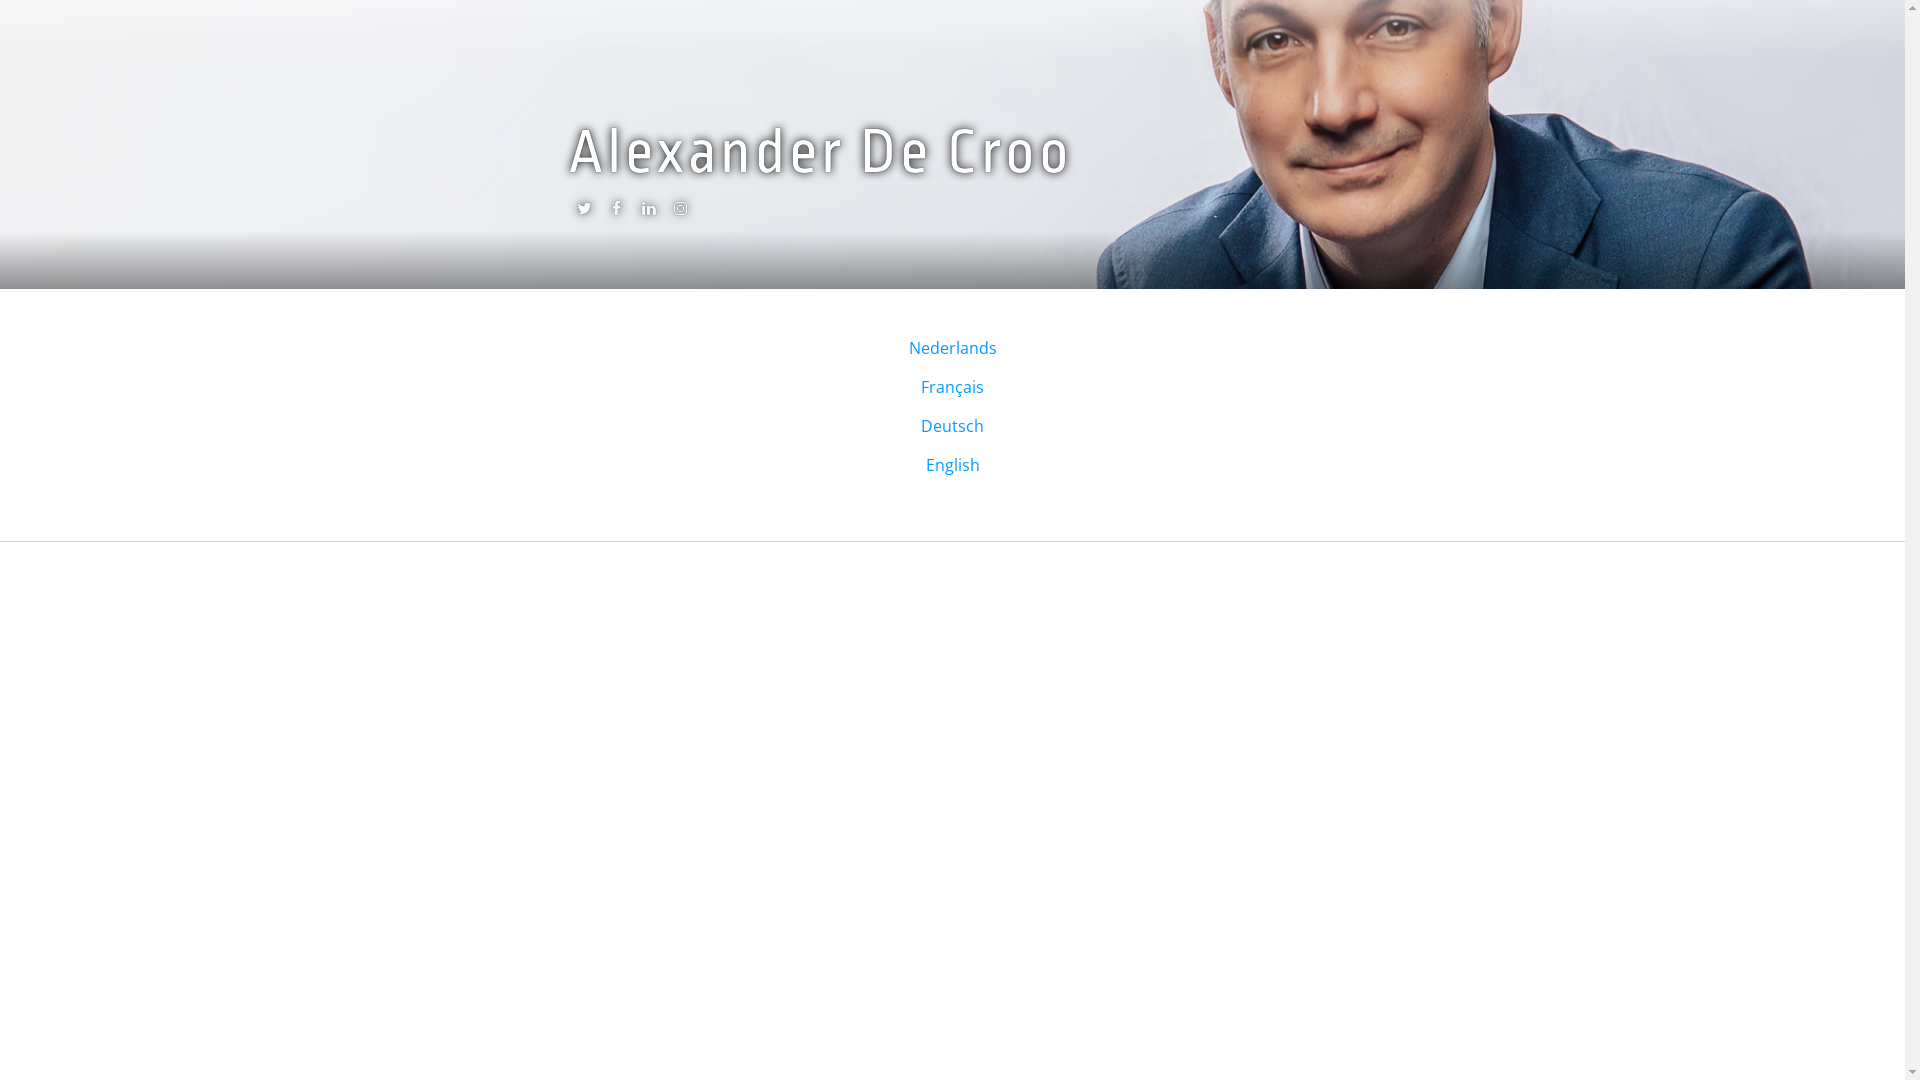  Describe the element at coordinates (951, 424) in the screenshot. I see `'Deutsch'` at that location.